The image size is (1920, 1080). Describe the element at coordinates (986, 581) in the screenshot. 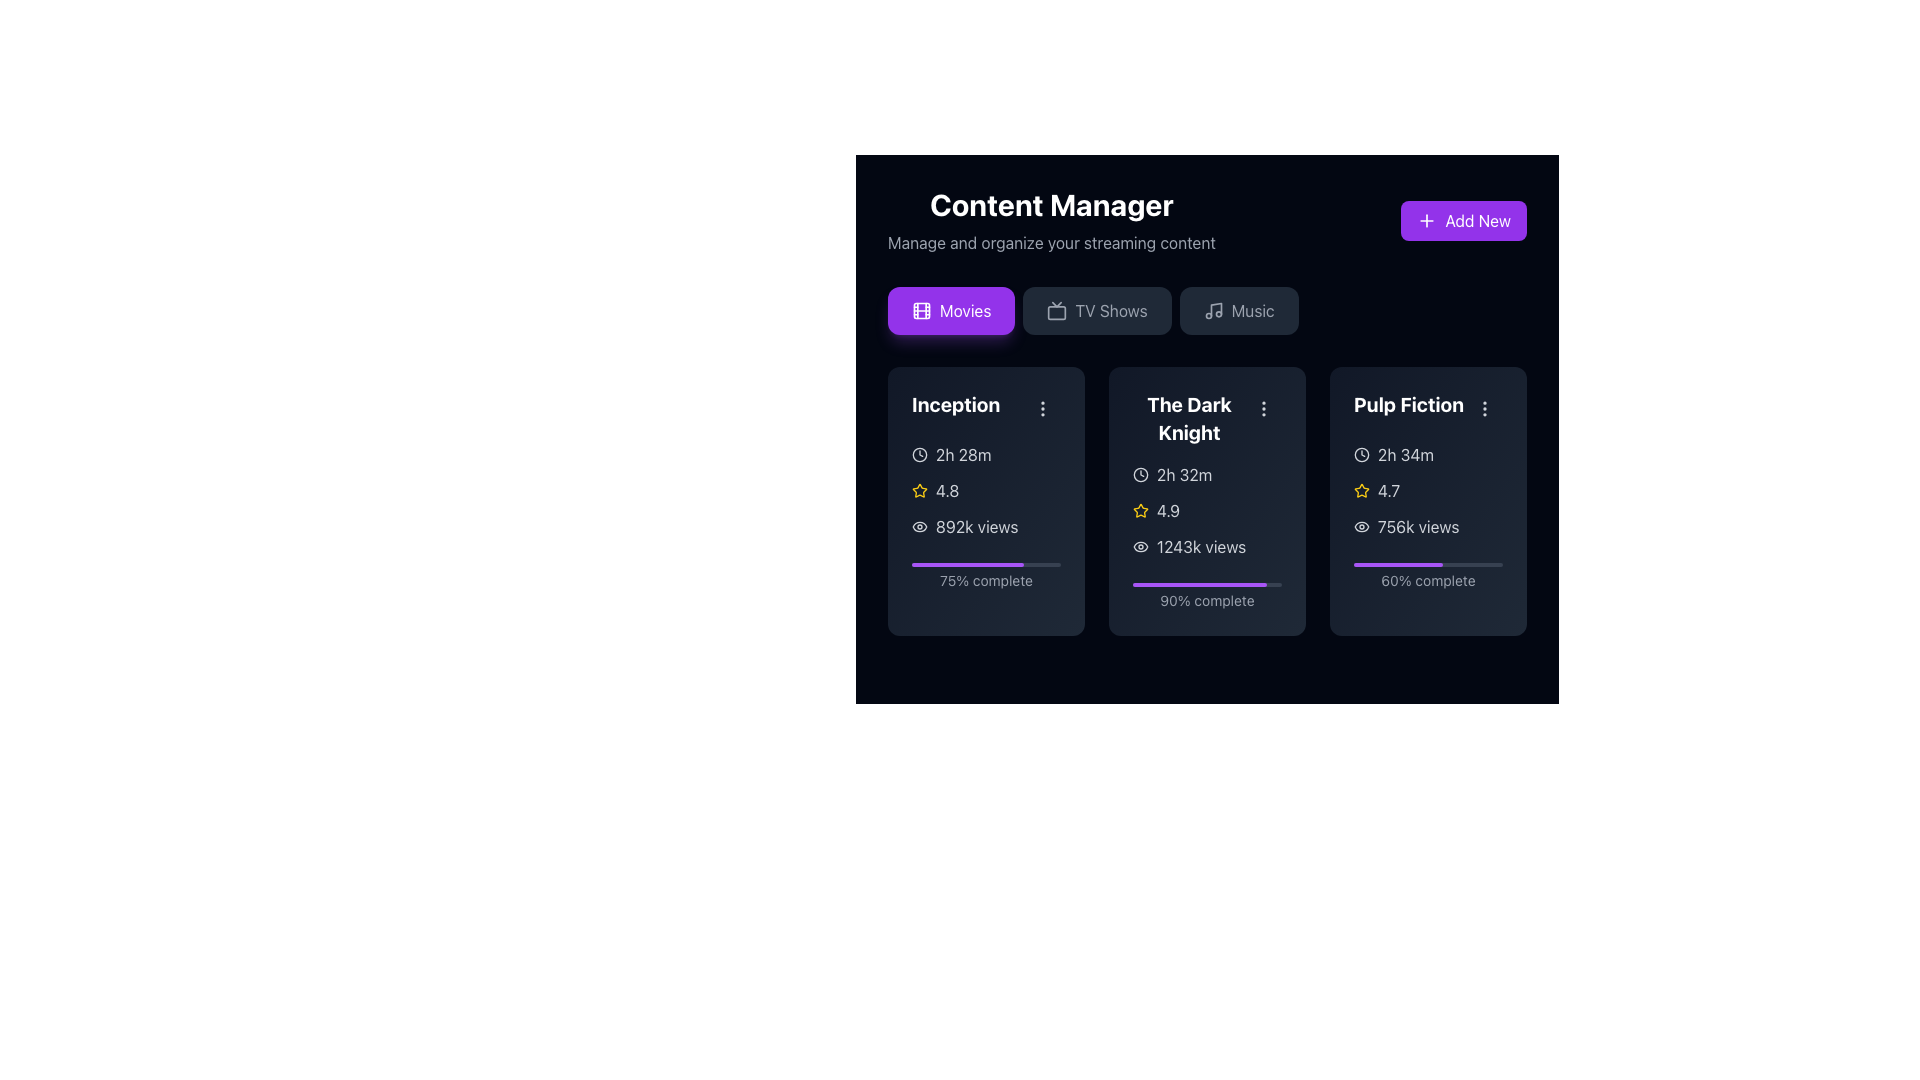

I see `displayed text of the Text Label located below the progress bar in the 'Inception' card` at that location.